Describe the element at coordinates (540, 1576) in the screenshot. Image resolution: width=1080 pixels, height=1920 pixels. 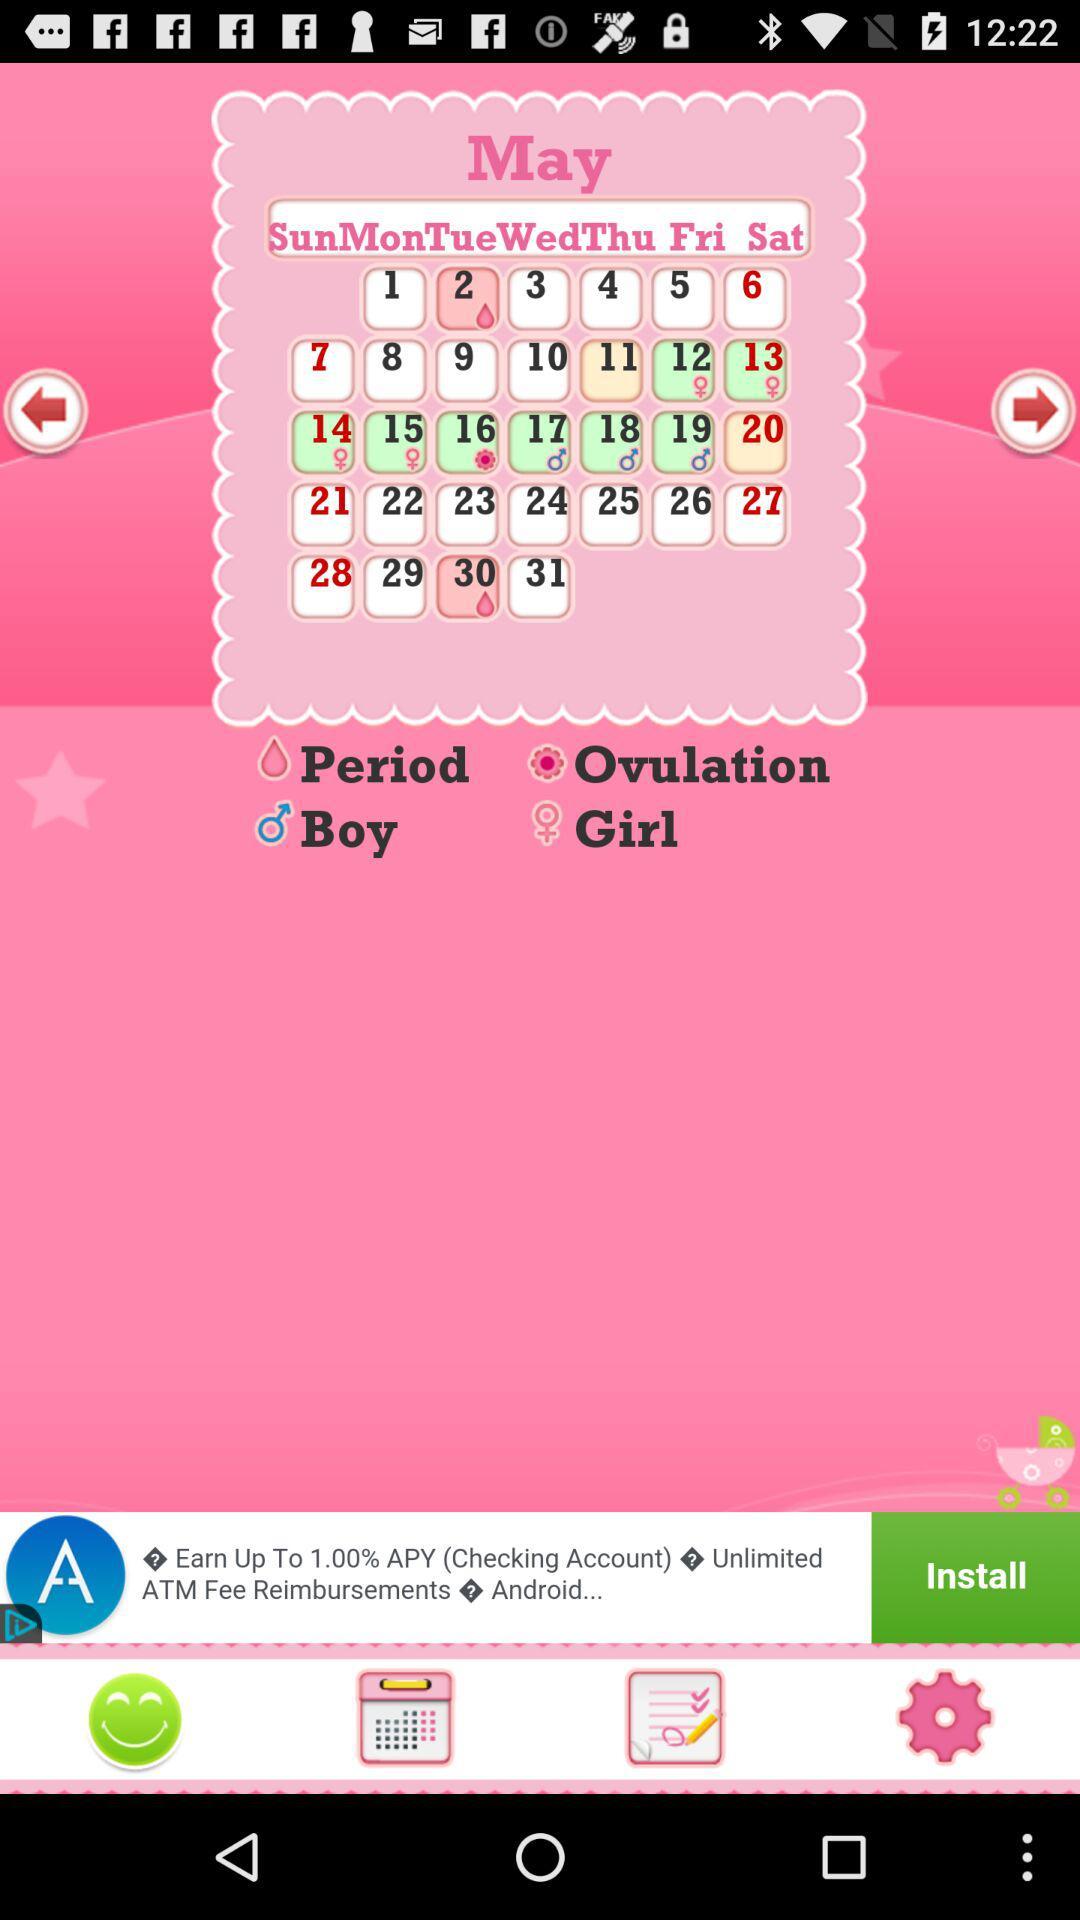
I see `advertisement` at that location.